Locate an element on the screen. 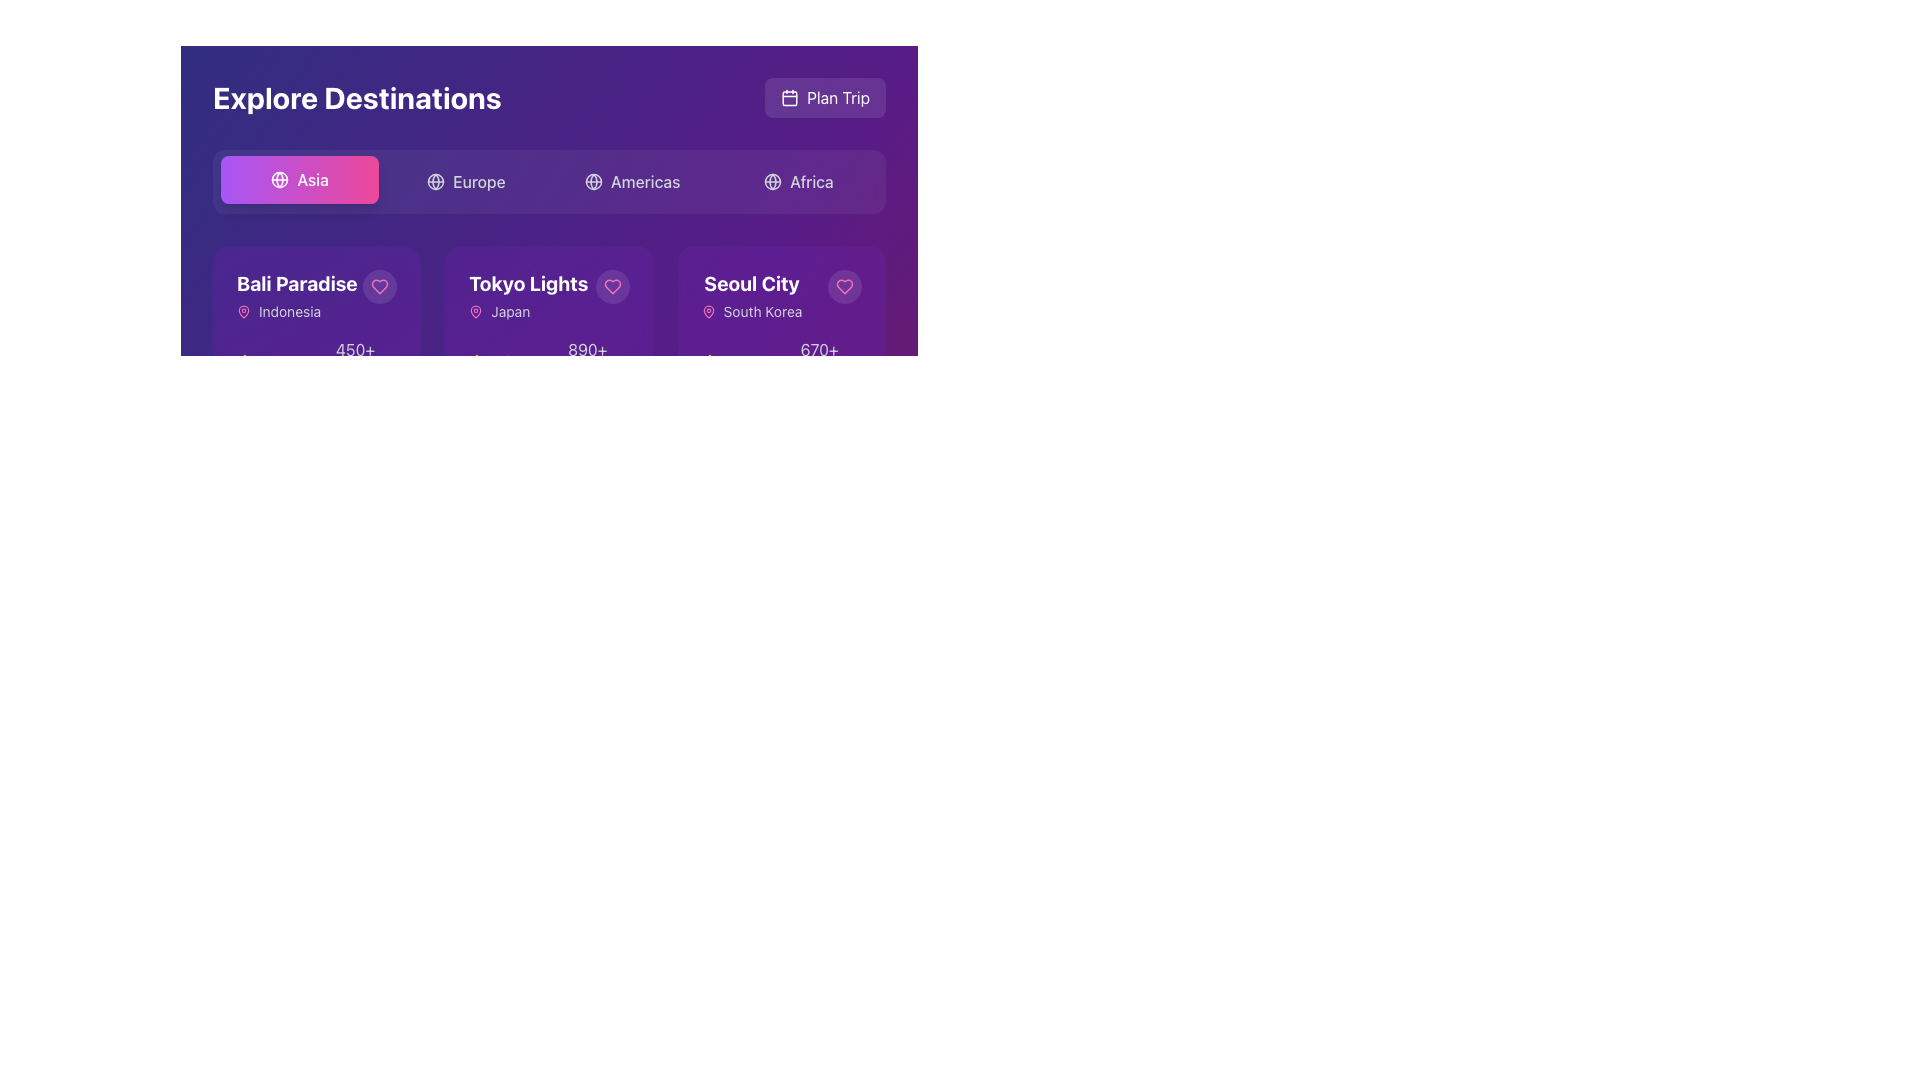  the calendar icon, which is a two-tone styled icon with white strokes on a purple background, located to the left of the 'Plan Trip' button is located at coordinates (789, 97).